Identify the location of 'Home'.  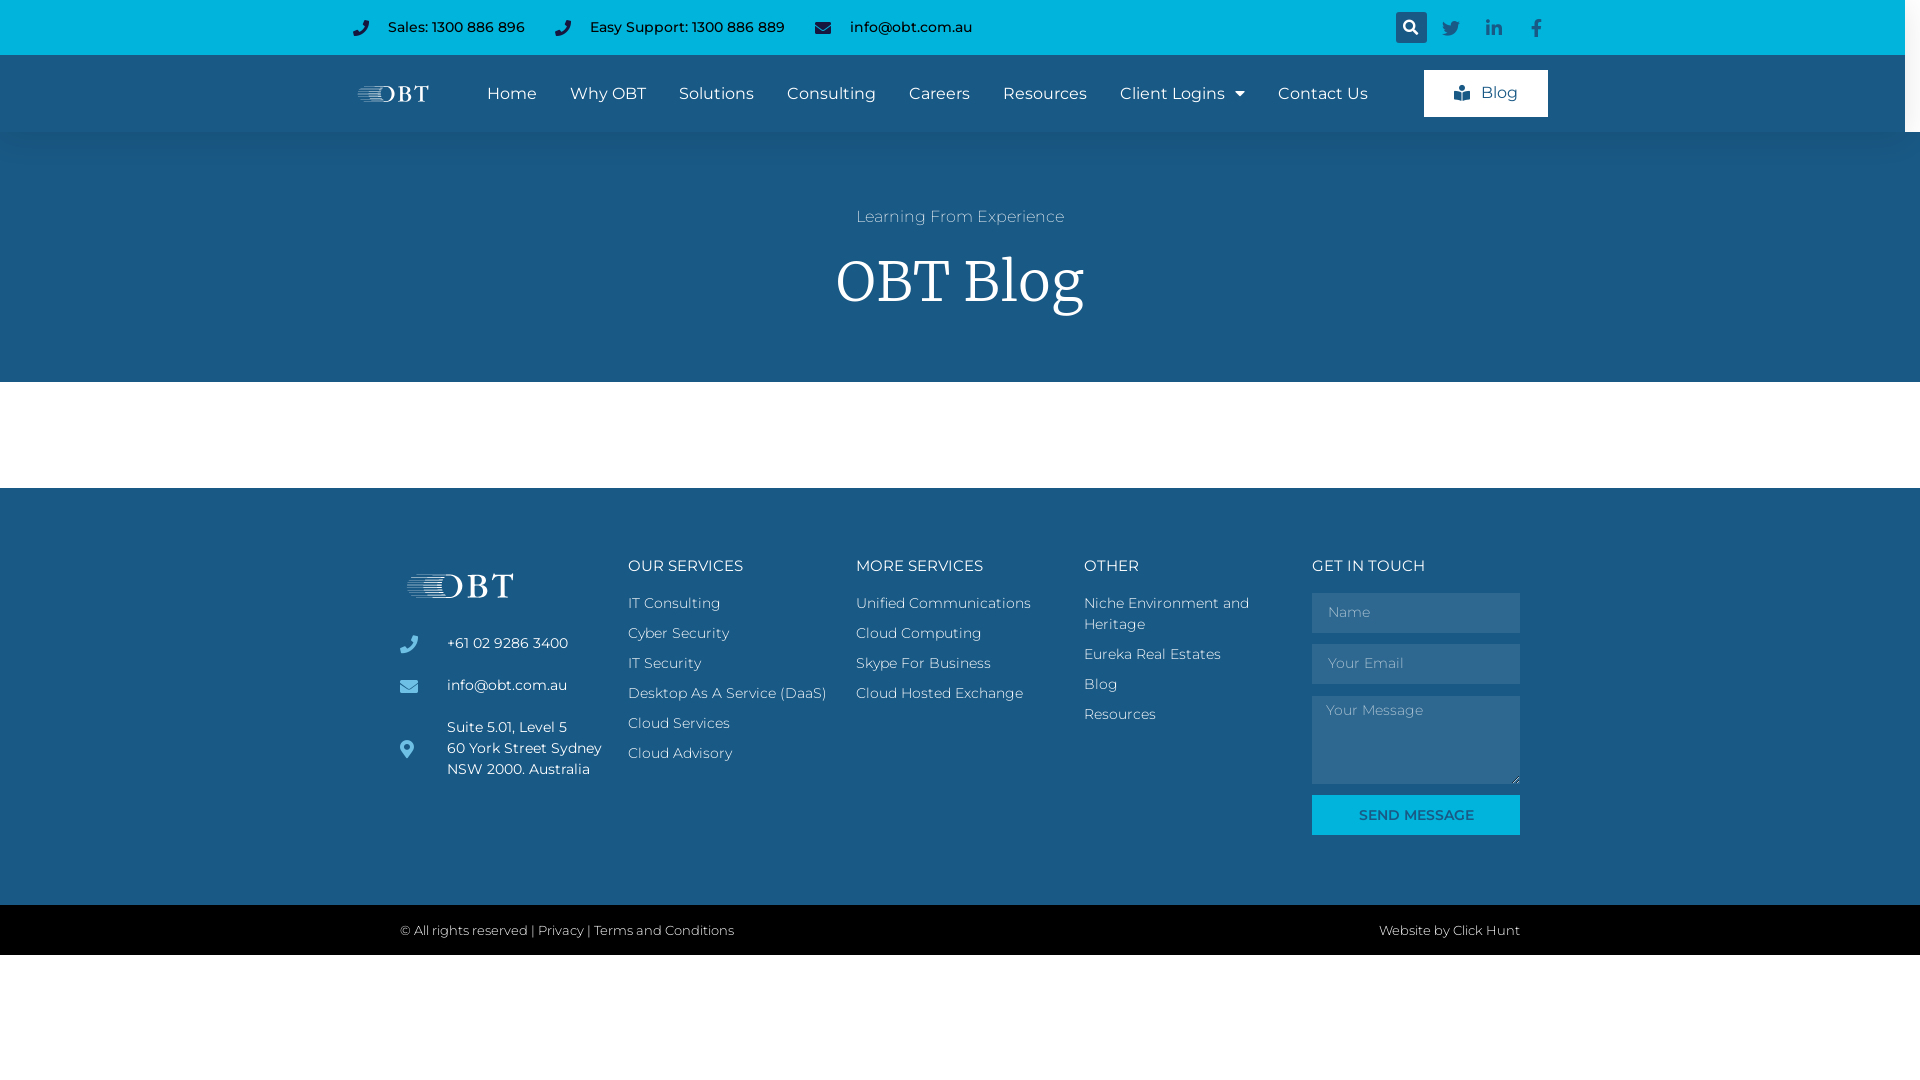
(512, 92).